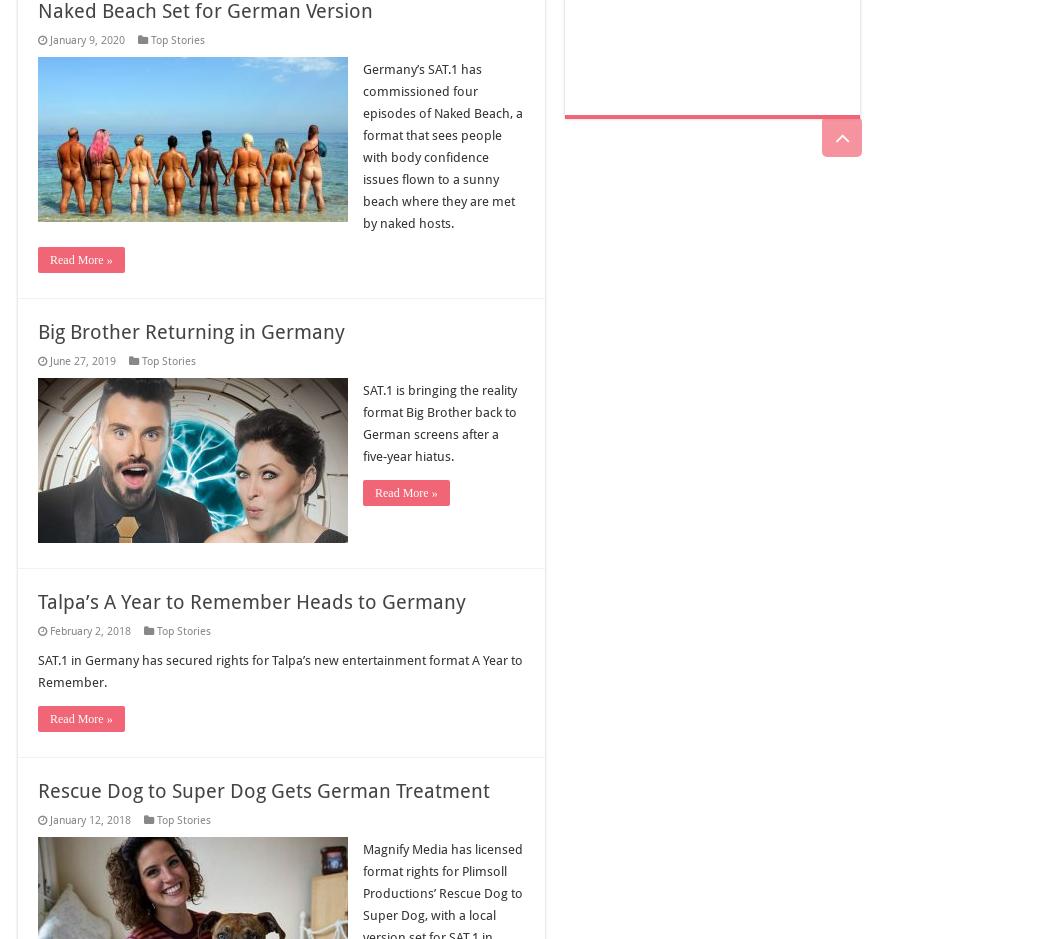 The image size is (1045, 939). Describe the element at coordinates (440, 422) in the screenshot. I see `'SAT.1 is bringing the reality format Big Brother back to German screens after a five-year hiatus.'` at that location.